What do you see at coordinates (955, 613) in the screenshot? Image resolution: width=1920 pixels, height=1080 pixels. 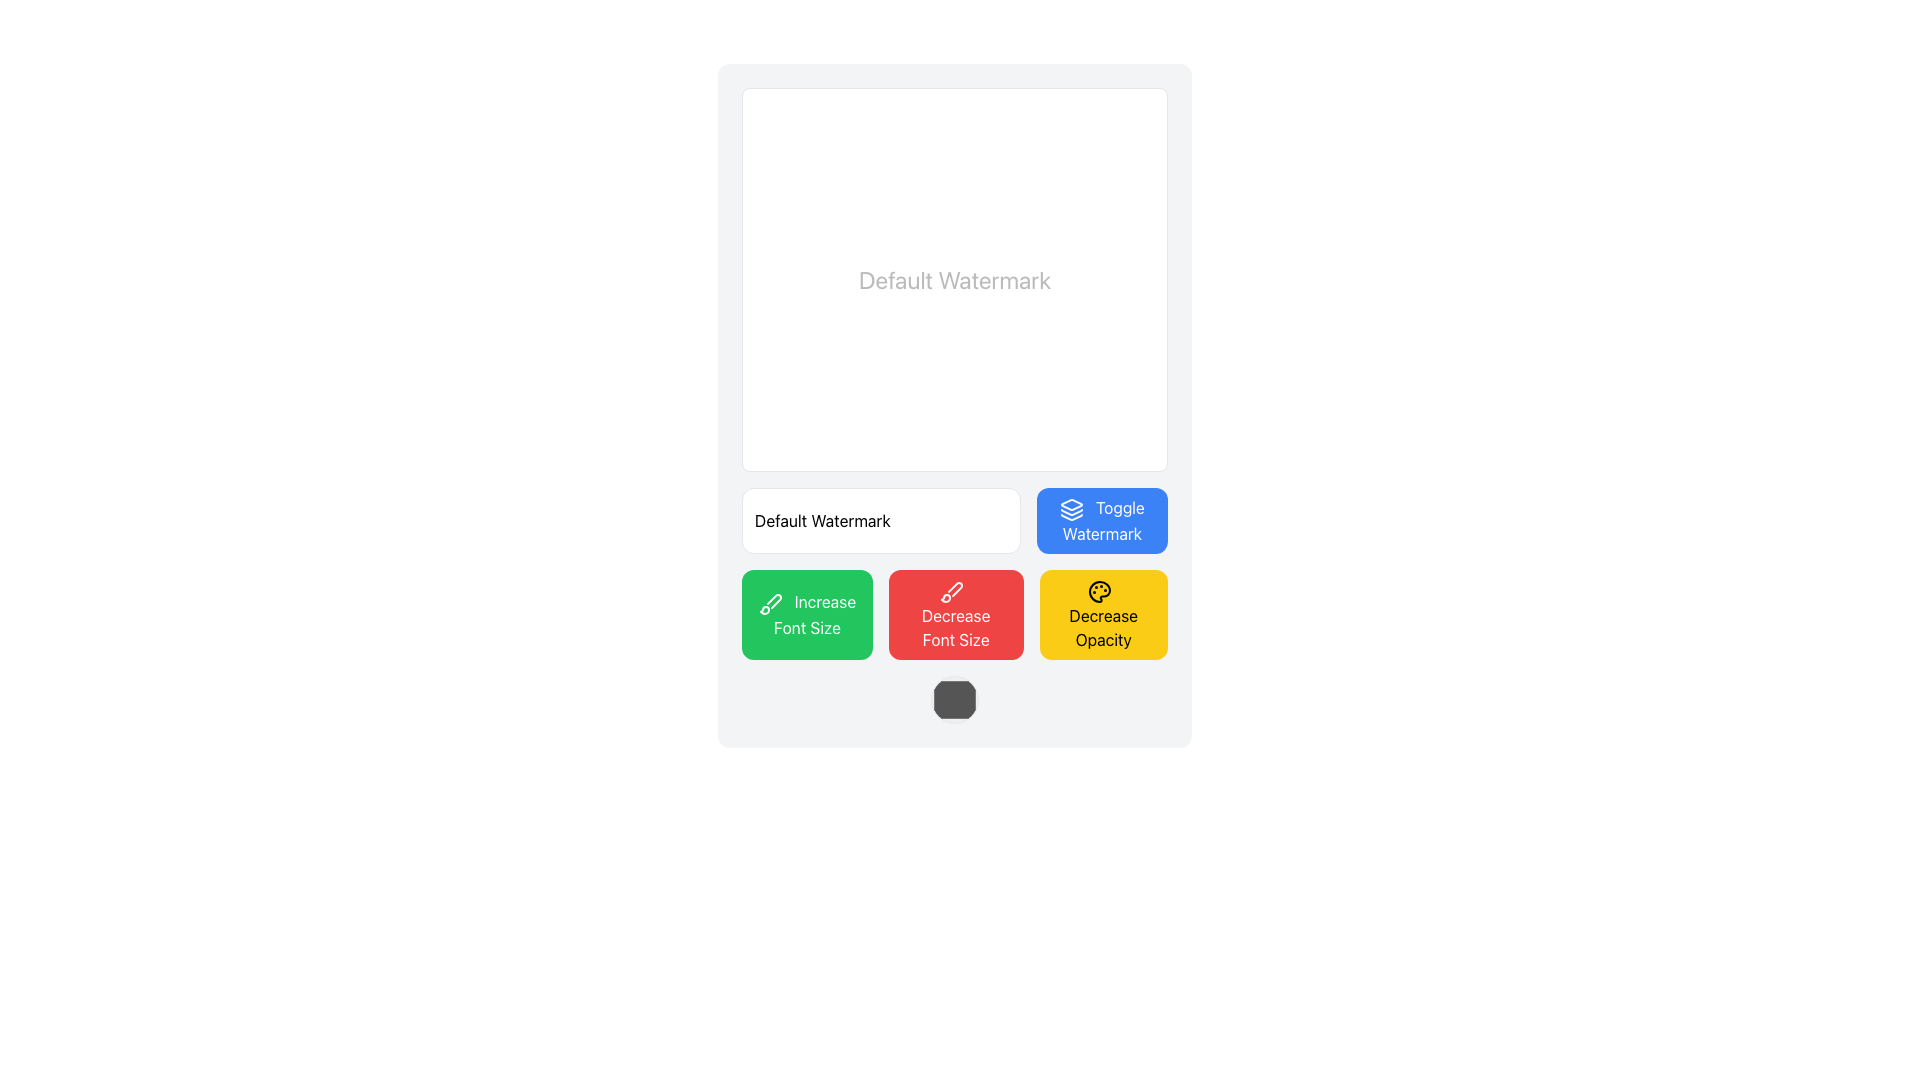 I see `the red button labeled 'Decrease Font Size' with white text and a brush icon to decrease the font size` at bounding box center [955, 613].